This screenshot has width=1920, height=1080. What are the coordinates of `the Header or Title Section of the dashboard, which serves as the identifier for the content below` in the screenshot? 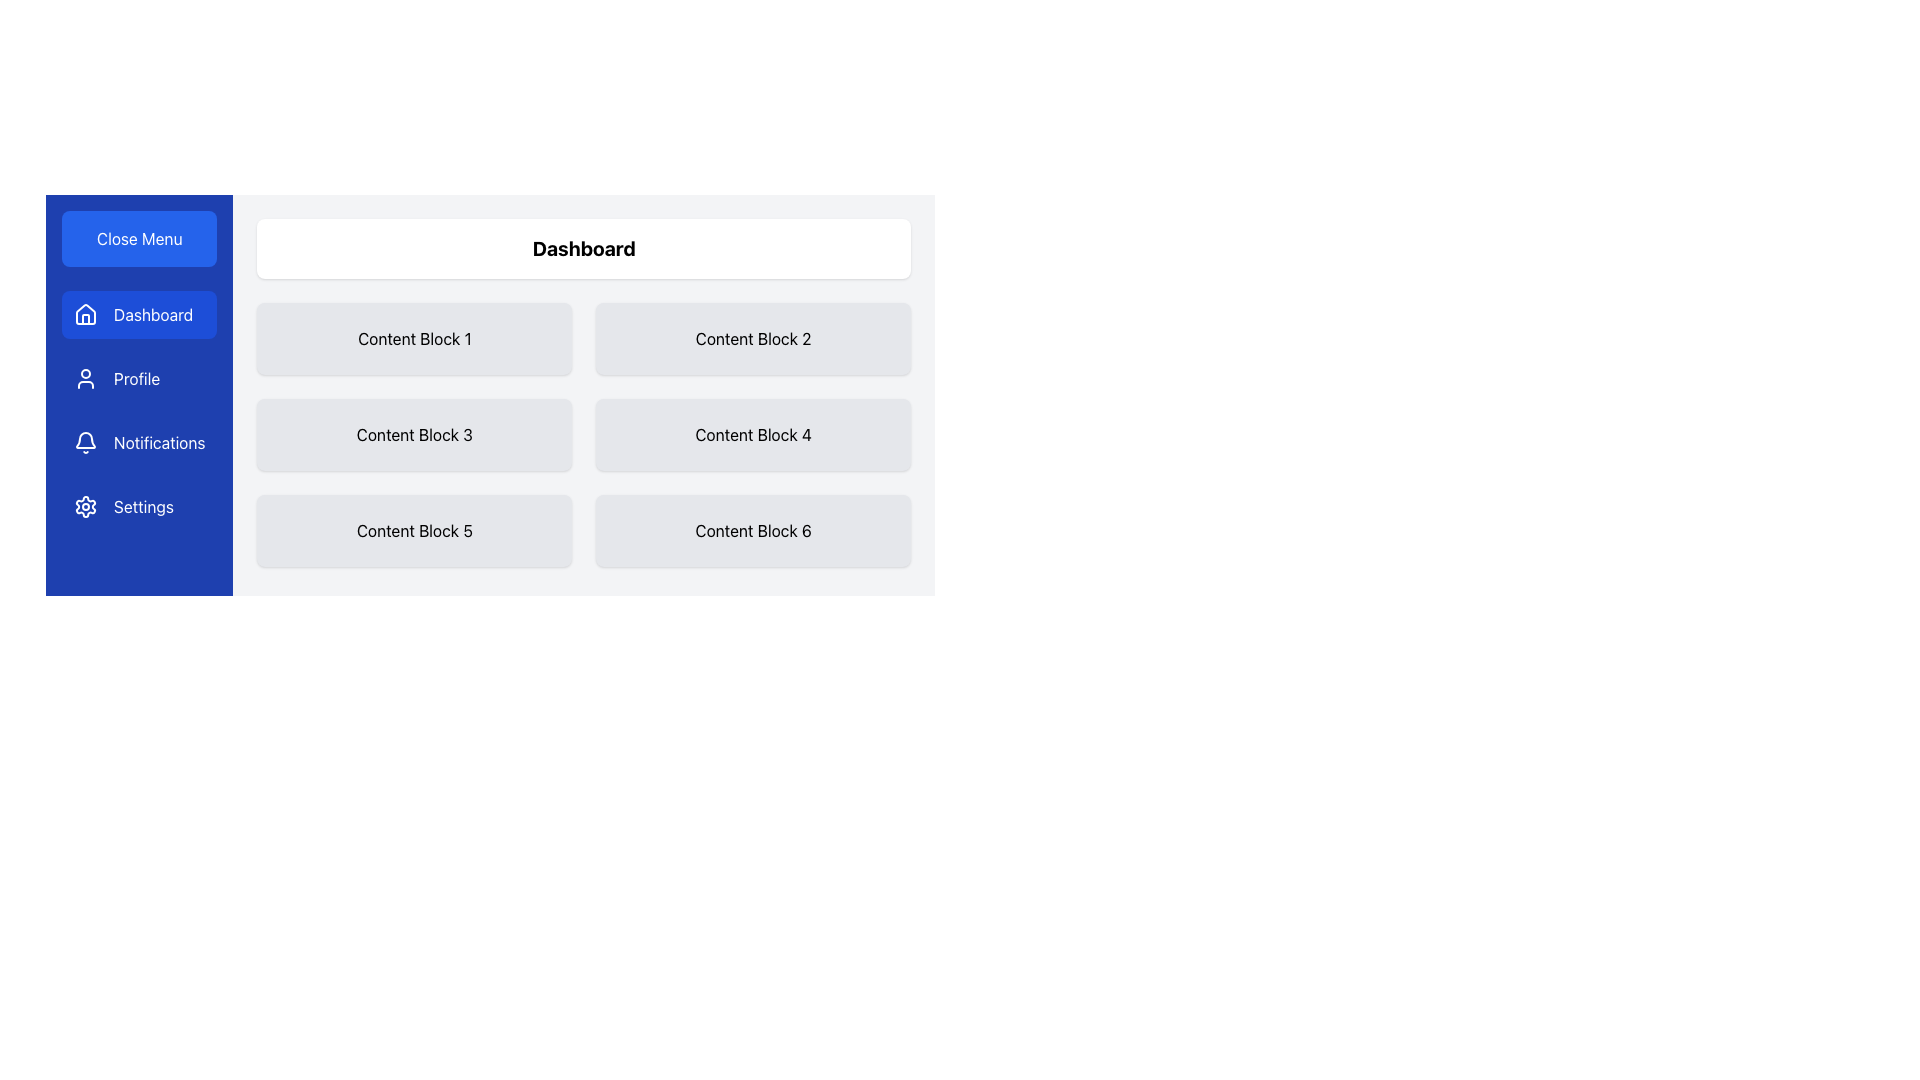 It's located at (583, 248).